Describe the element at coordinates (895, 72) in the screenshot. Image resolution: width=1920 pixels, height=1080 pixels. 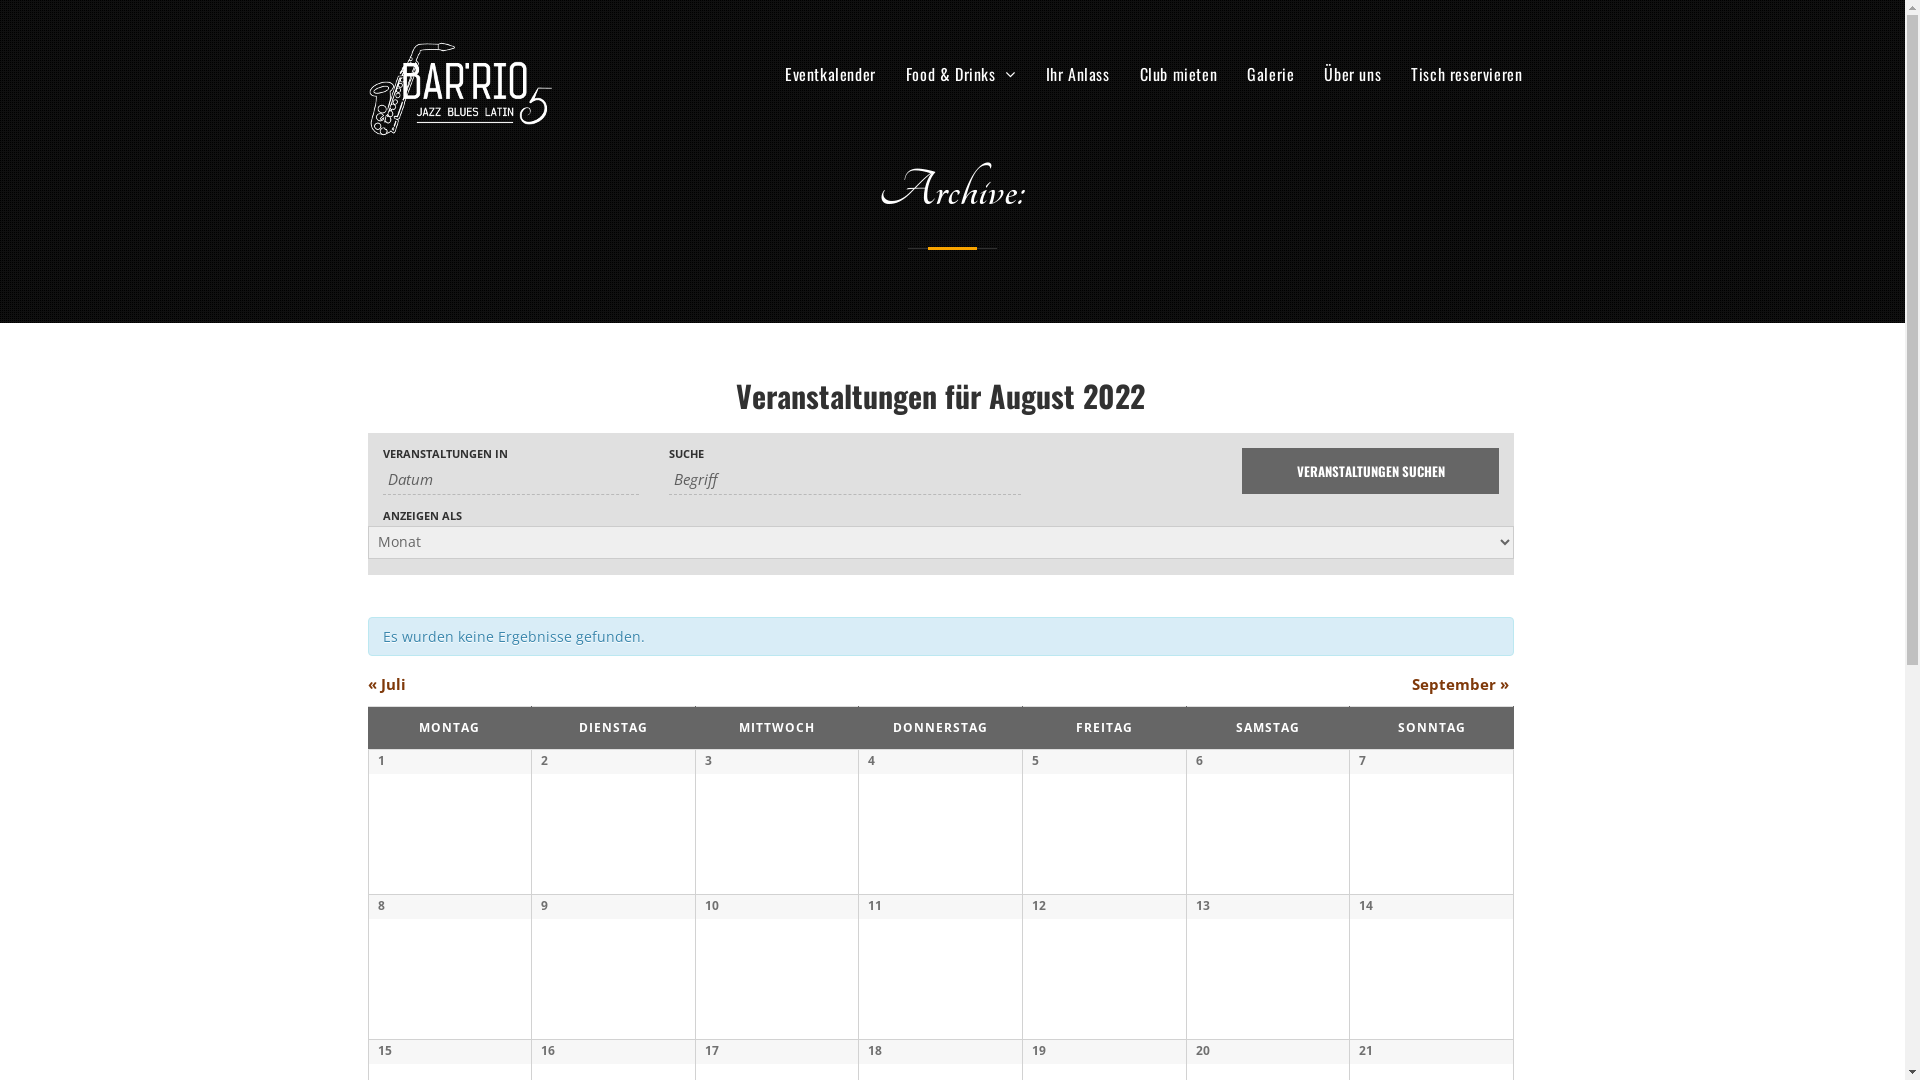
I see `'Food & Drinks'` at that location.